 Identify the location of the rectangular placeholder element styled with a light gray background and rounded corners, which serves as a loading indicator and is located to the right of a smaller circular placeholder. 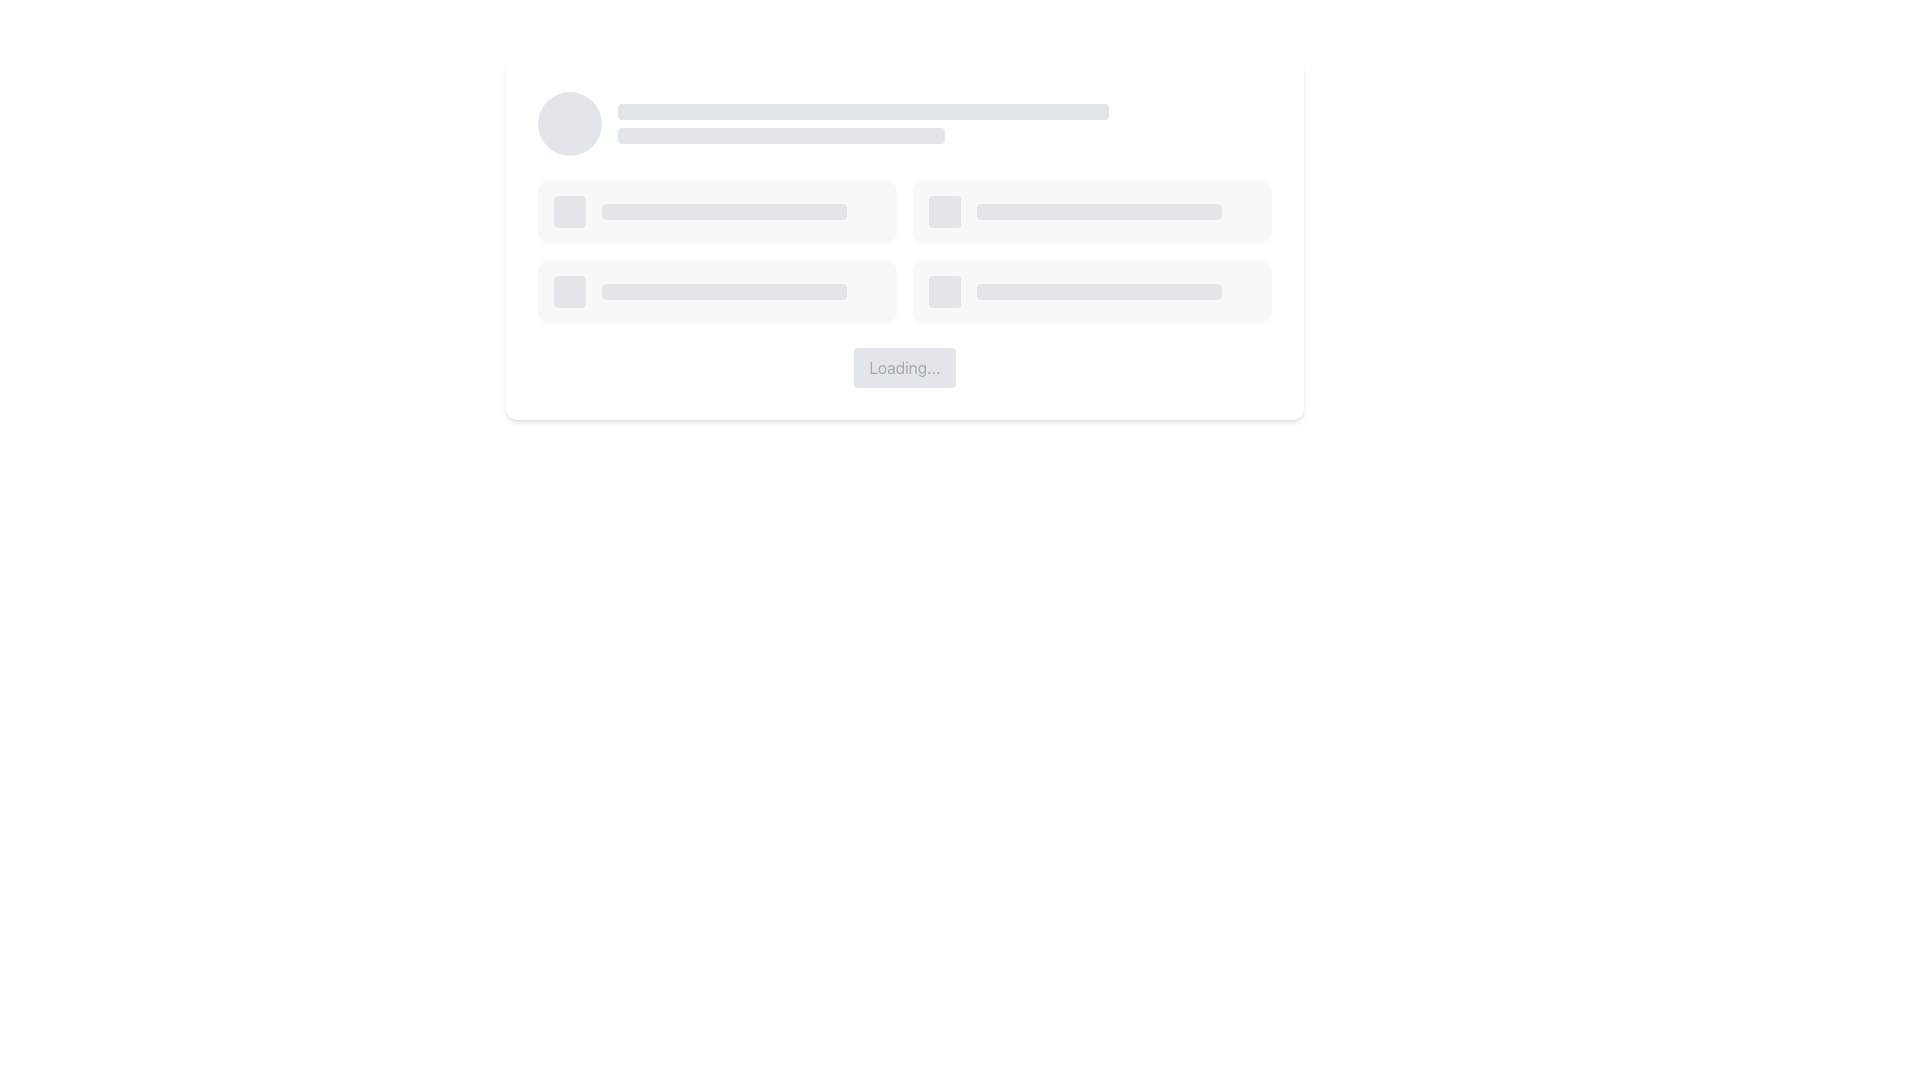
(723, 212).